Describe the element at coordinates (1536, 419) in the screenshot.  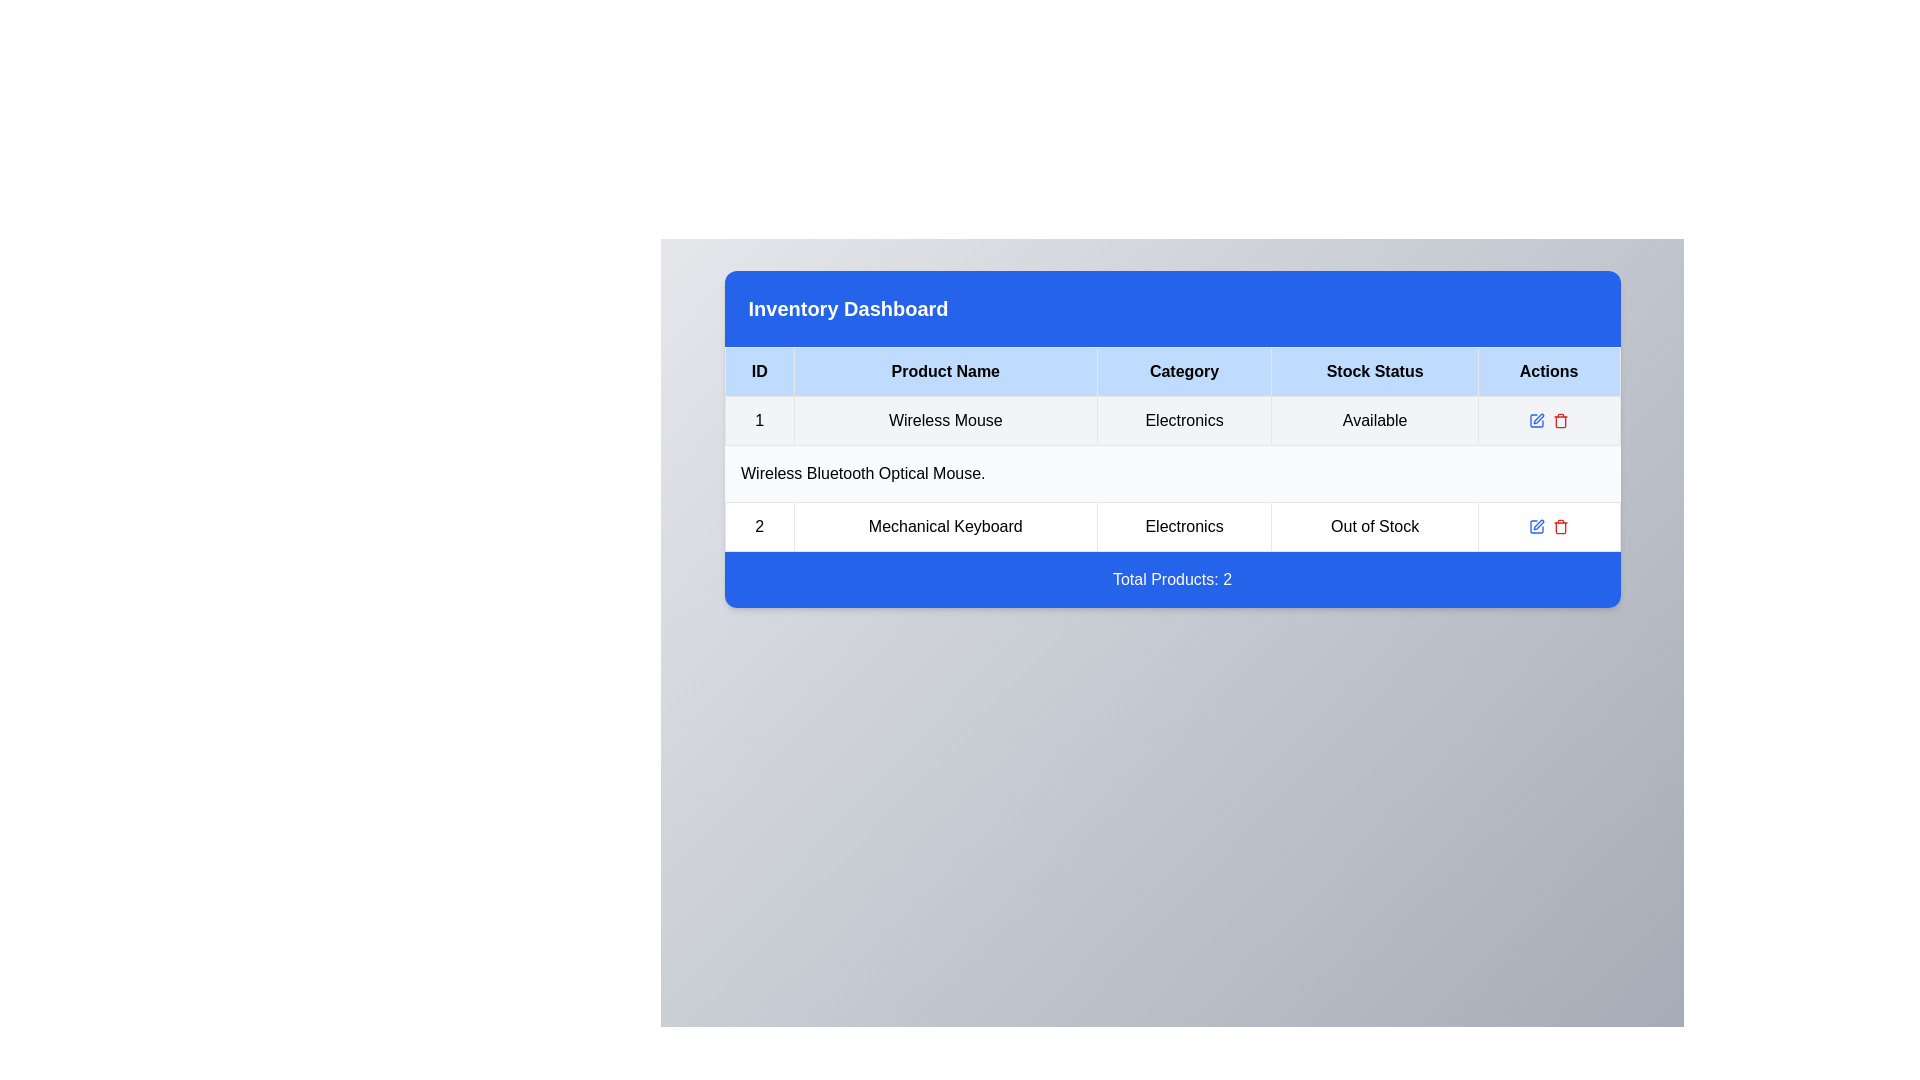
I see `the visual representation of the square portion of the pen-and-square icon located in the 'Actions' column for the second row of the inventory table` at that location.